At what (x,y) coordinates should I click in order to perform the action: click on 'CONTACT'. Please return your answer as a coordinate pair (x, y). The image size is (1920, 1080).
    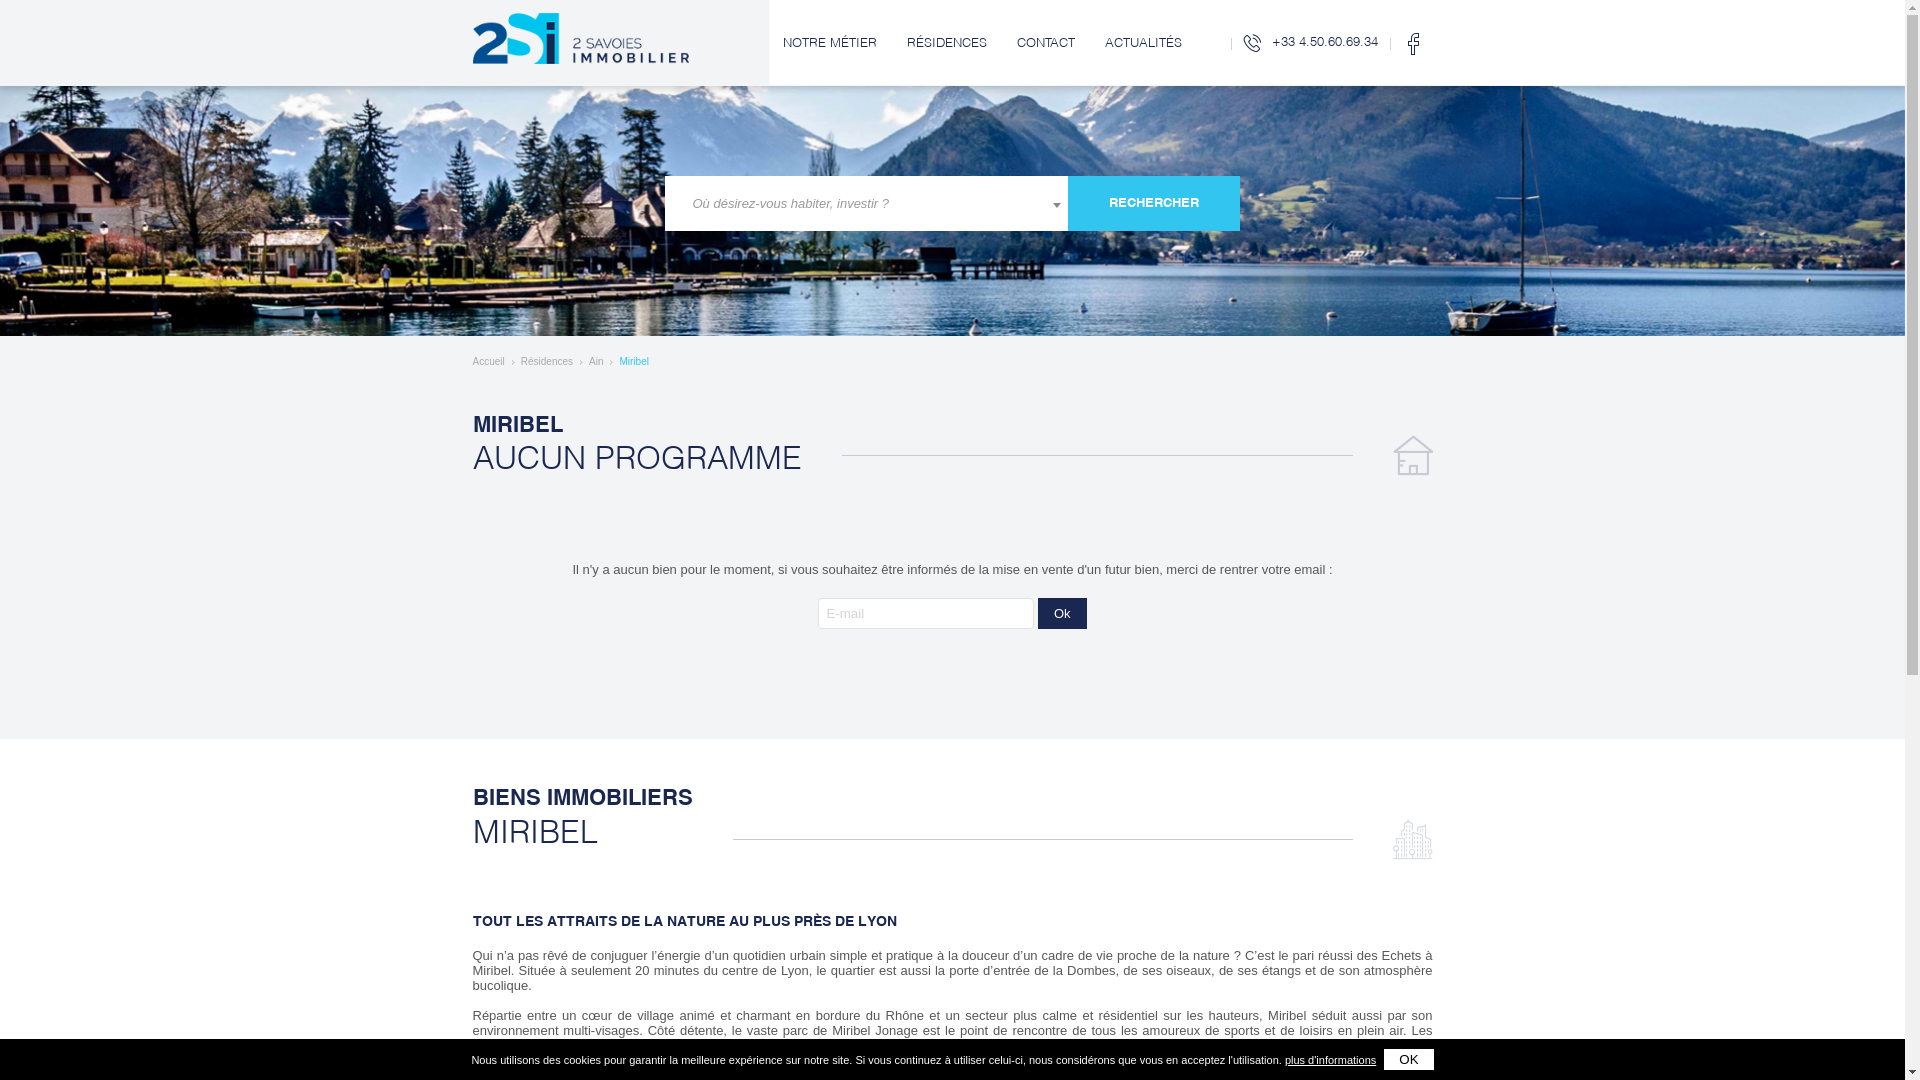
    Looking at the image, I should click on (1045, 44).